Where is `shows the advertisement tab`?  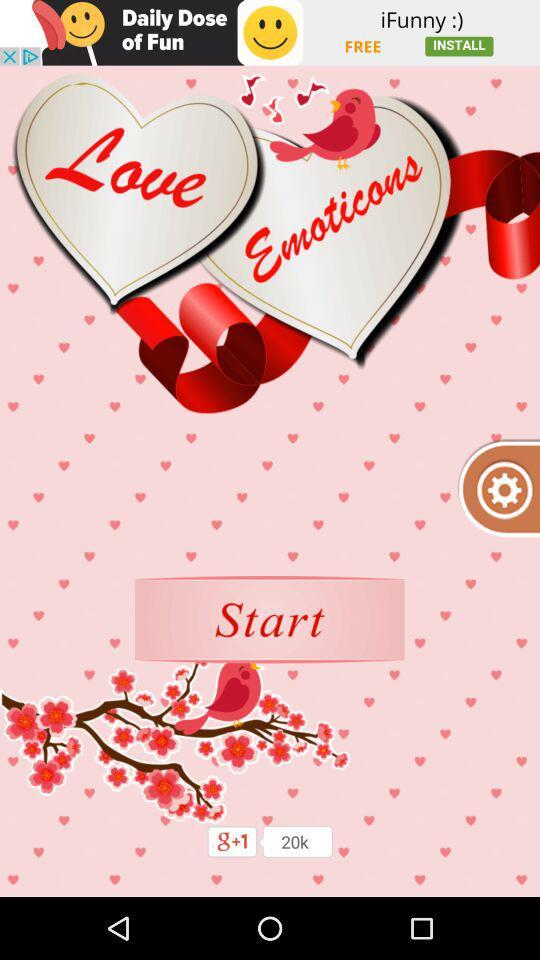
shows the advertisement tab is located at coordinates (270, 31).